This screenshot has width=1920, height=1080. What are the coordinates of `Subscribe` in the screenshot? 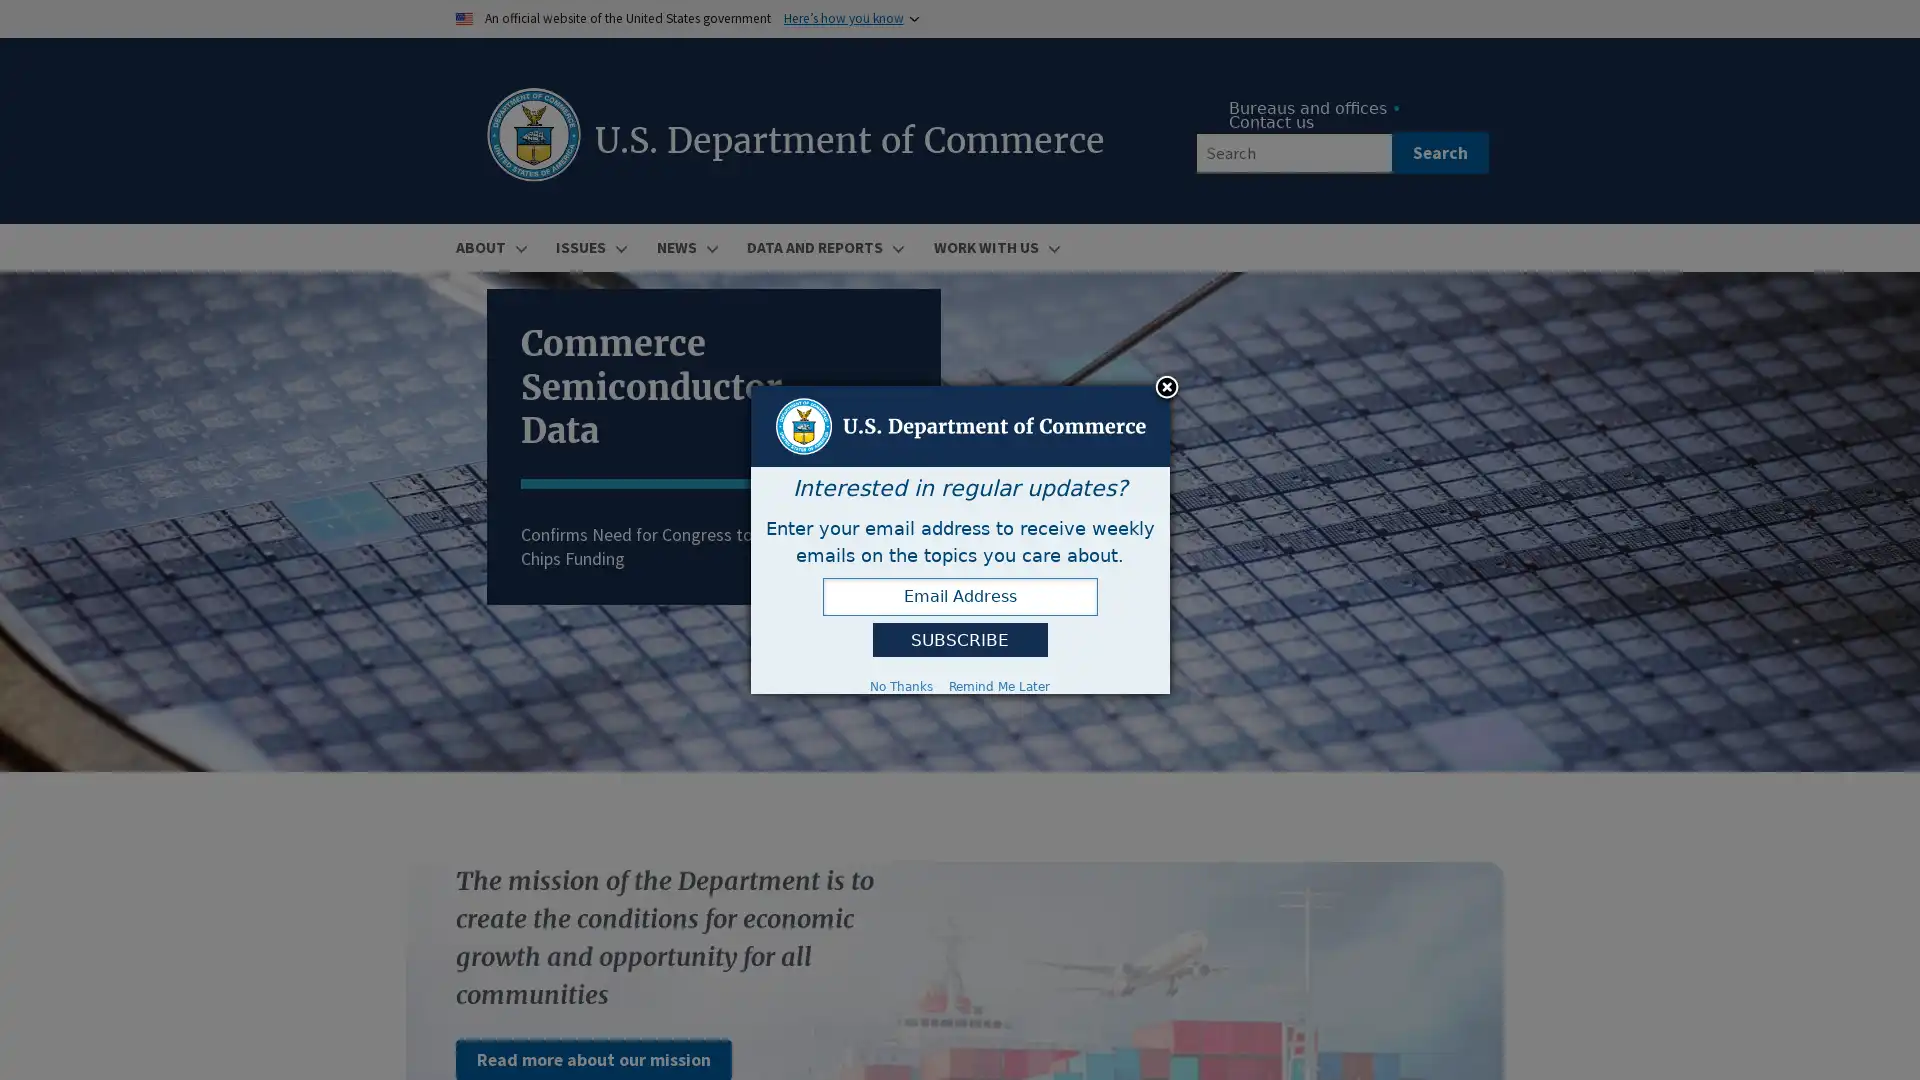 It's located at (958, 640).